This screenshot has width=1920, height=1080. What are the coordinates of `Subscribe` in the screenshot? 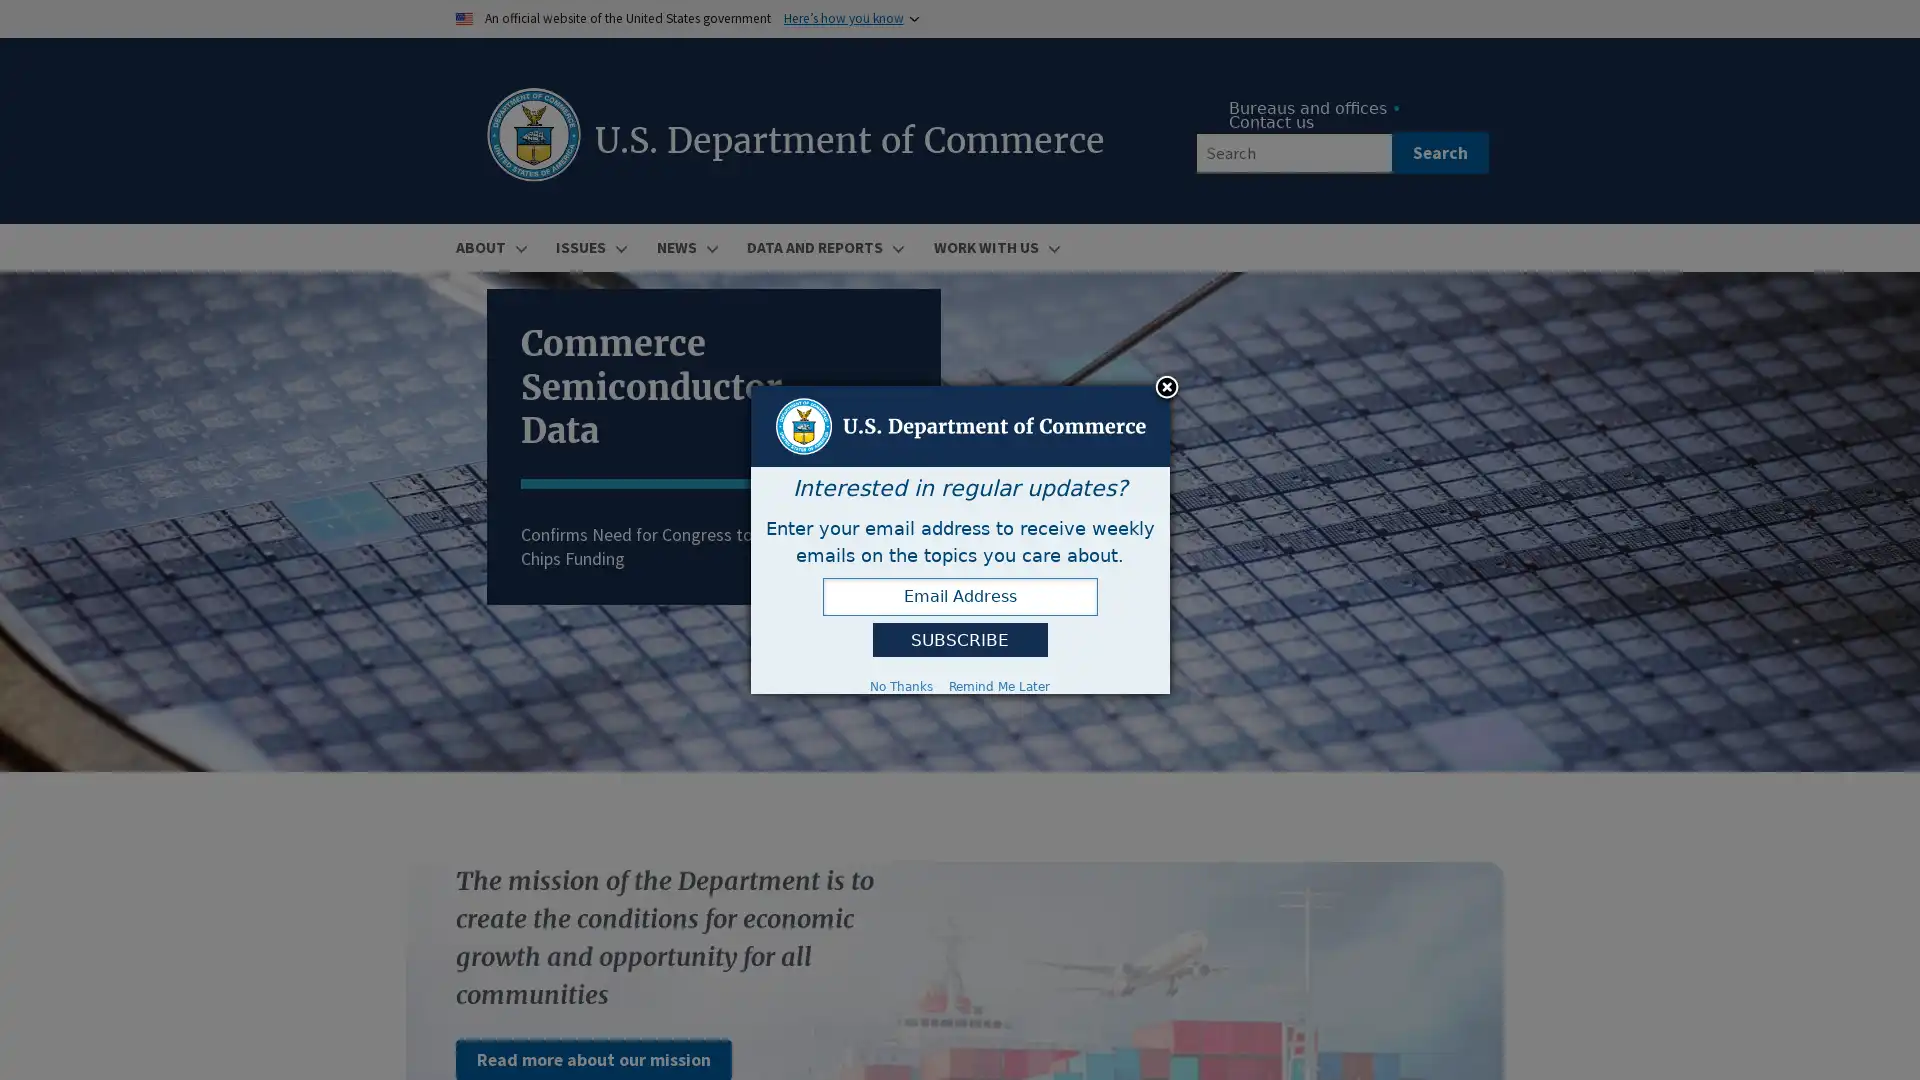 It's located at (958, 640).